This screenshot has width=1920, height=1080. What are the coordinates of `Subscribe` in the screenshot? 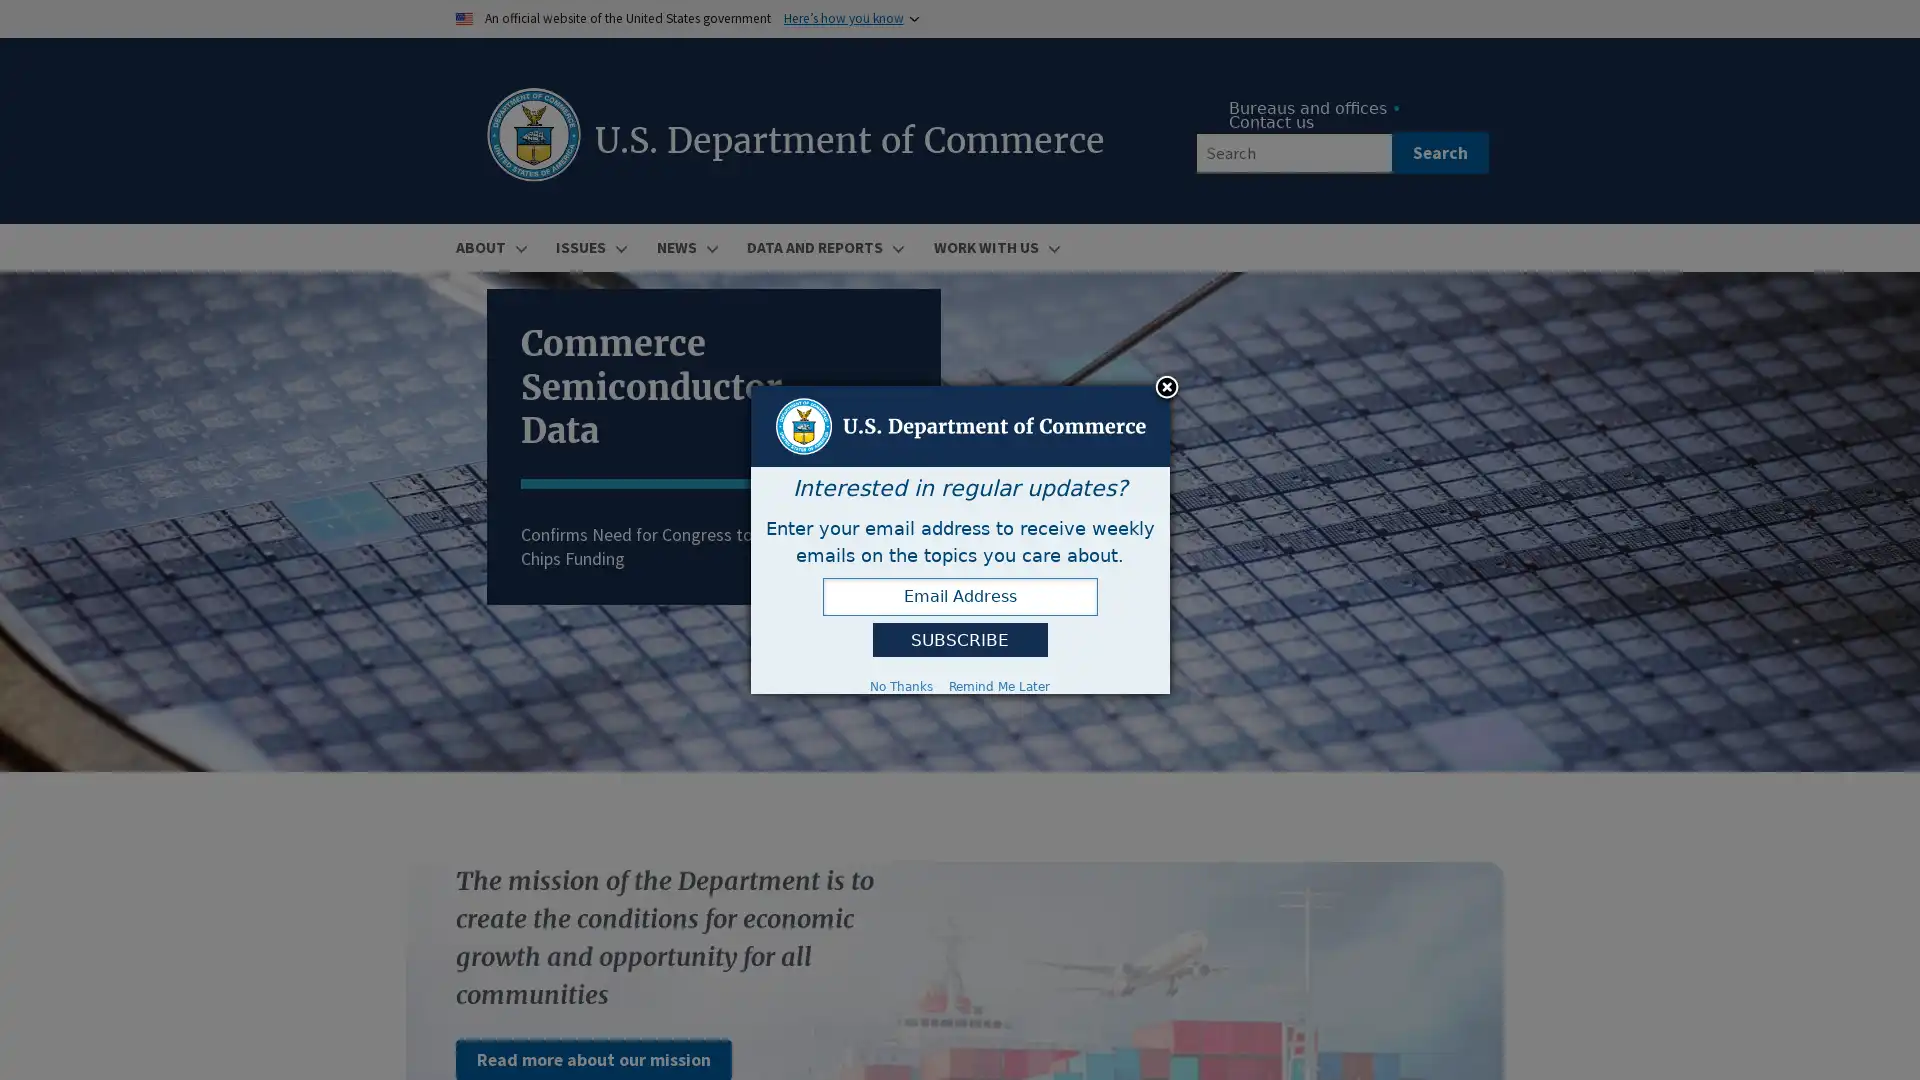 It's located at (958, 640).